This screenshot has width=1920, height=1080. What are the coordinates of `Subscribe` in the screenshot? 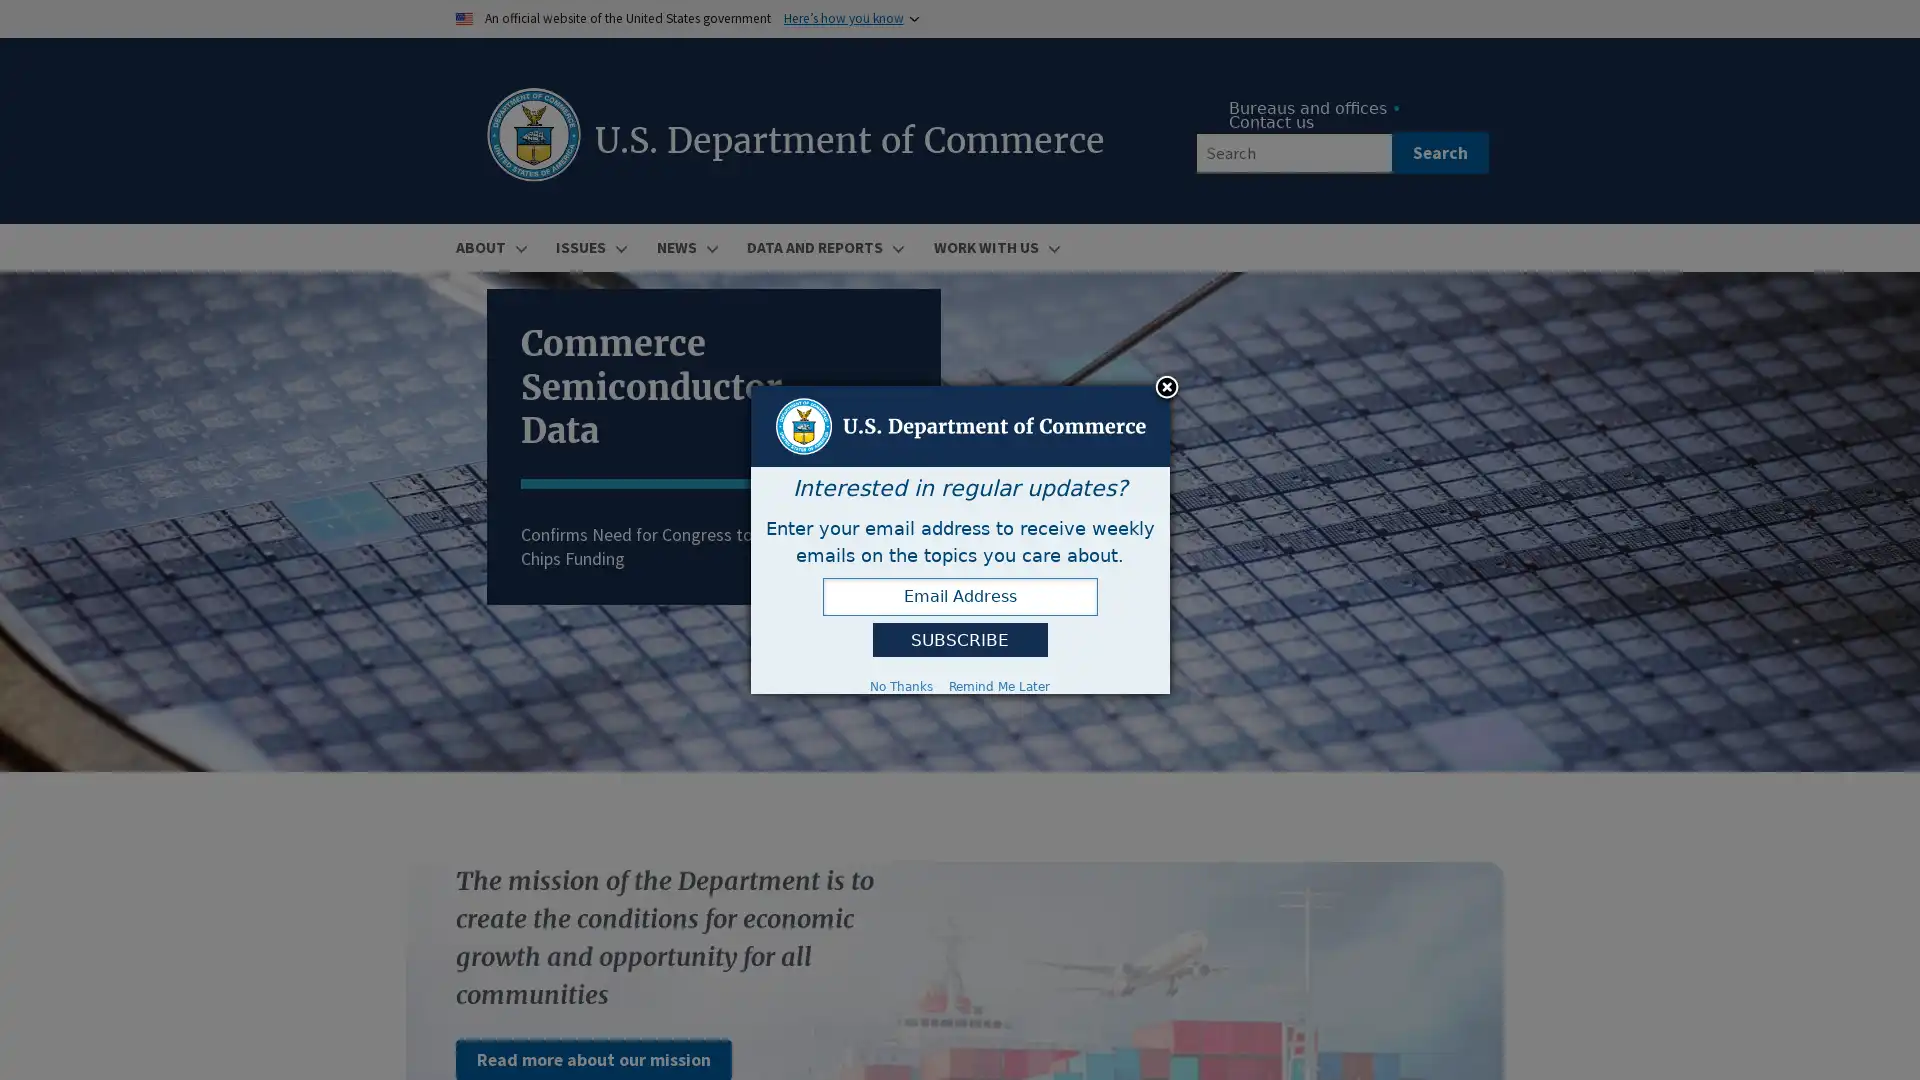 It's located at (958, 640).